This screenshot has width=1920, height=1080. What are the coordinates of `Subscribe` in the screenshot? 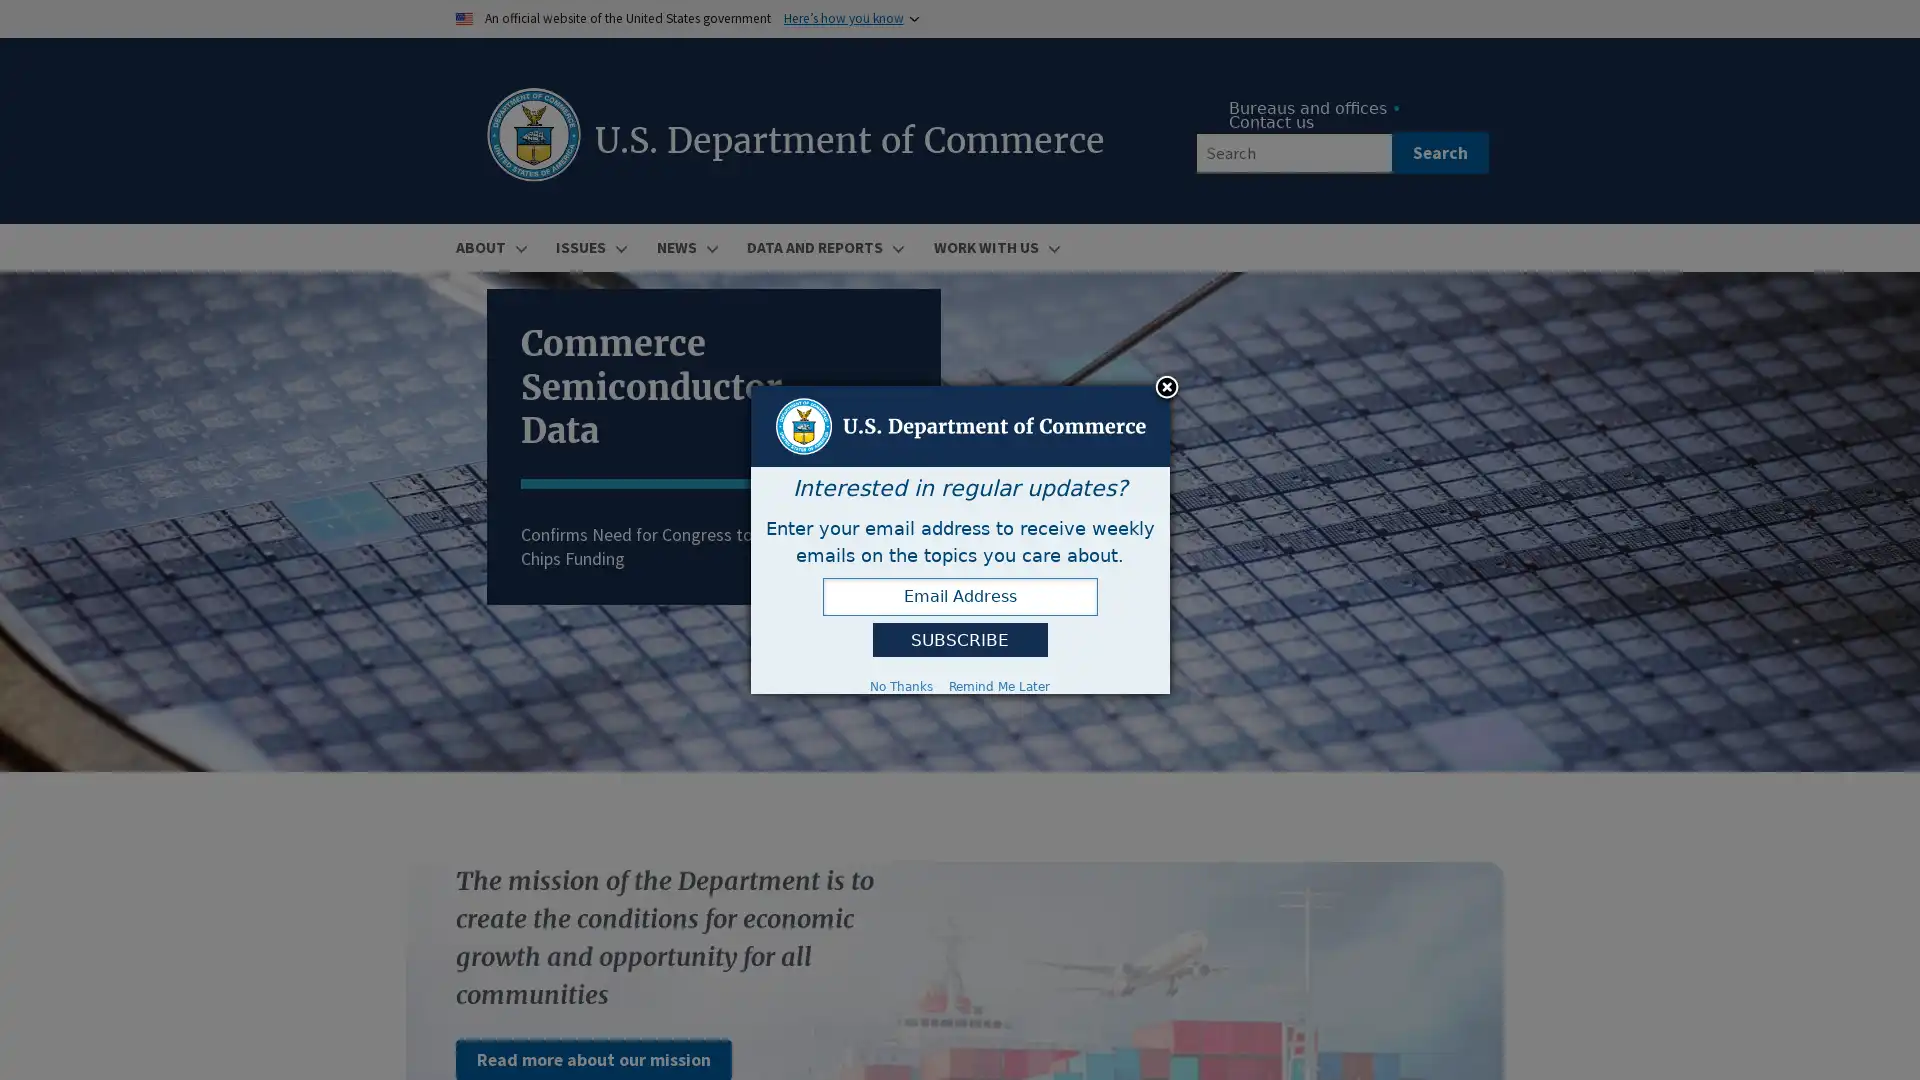 It's located at (958, 640).